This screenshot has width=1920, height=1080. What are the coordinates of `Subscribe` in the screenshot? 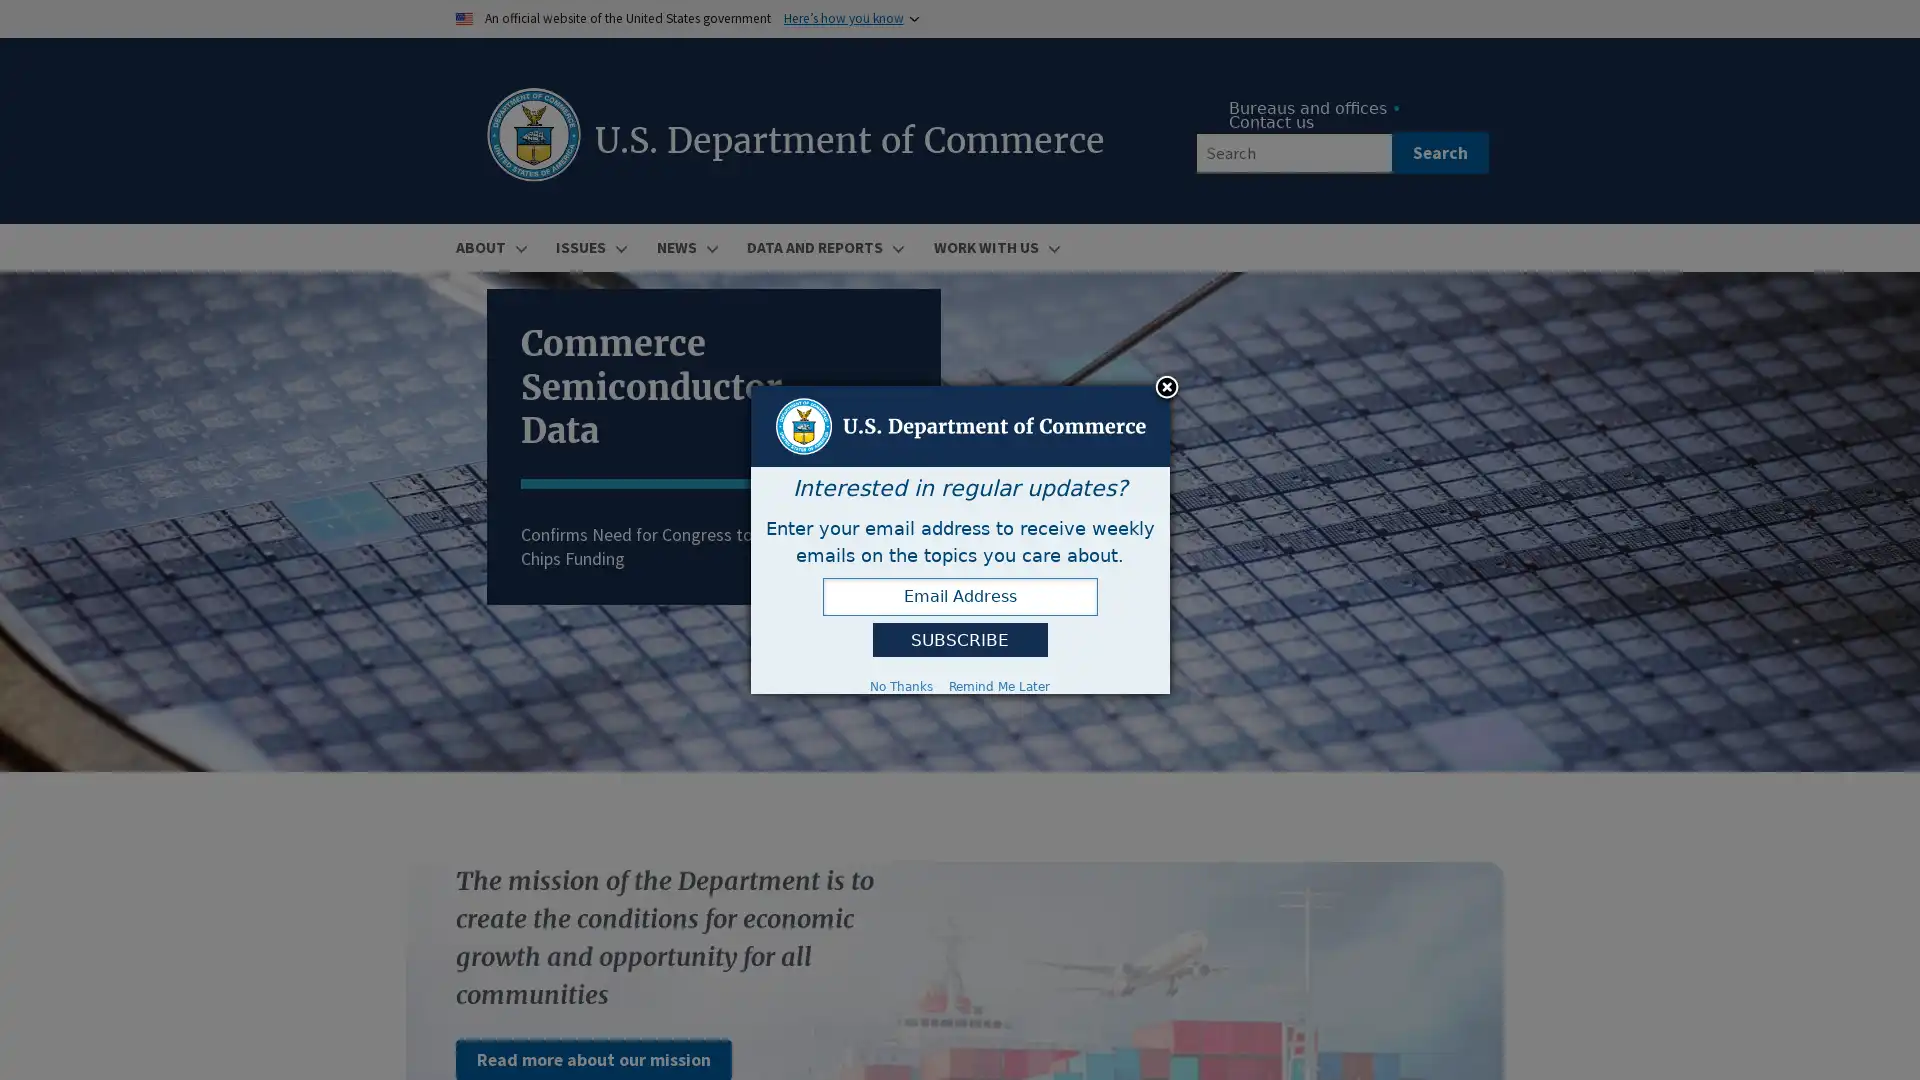 It's located at (958, 640).